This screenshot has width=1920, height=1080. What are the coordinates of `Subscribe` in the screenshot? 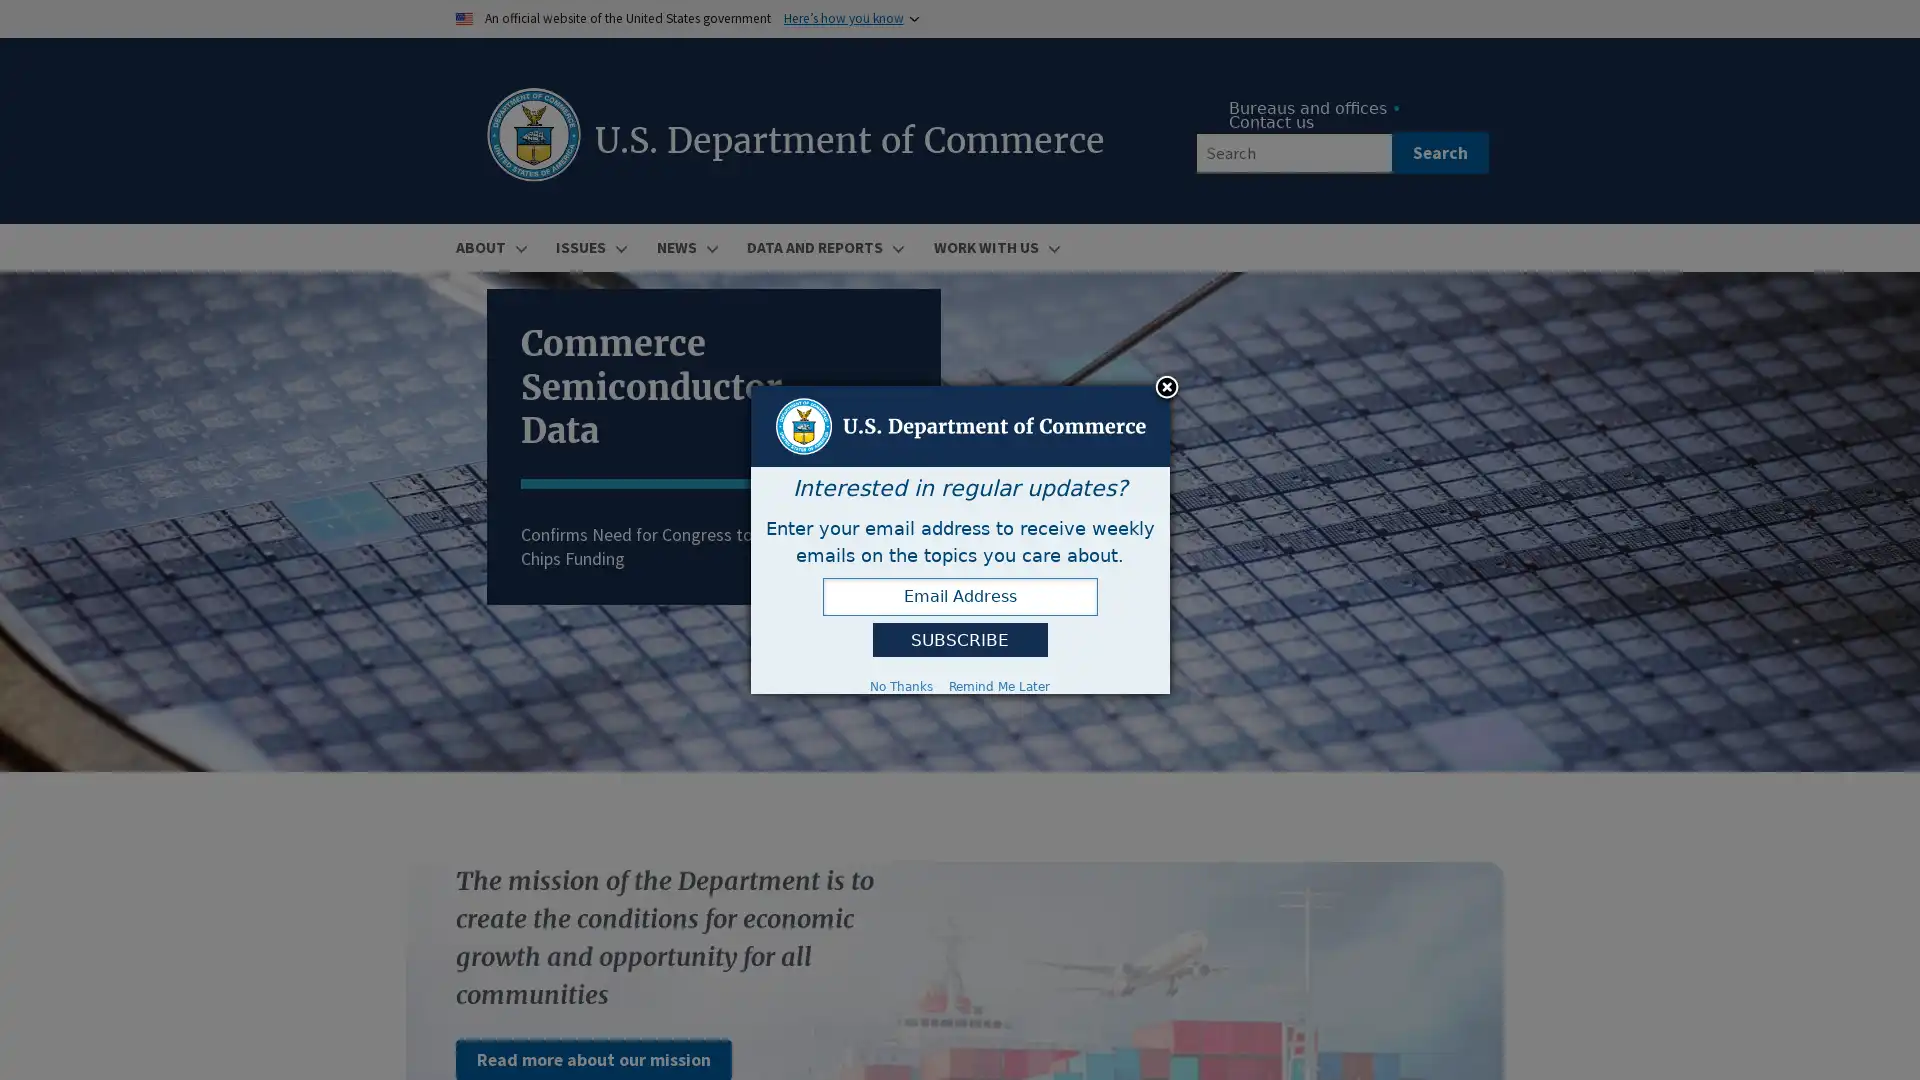 It's located at (958, 640).